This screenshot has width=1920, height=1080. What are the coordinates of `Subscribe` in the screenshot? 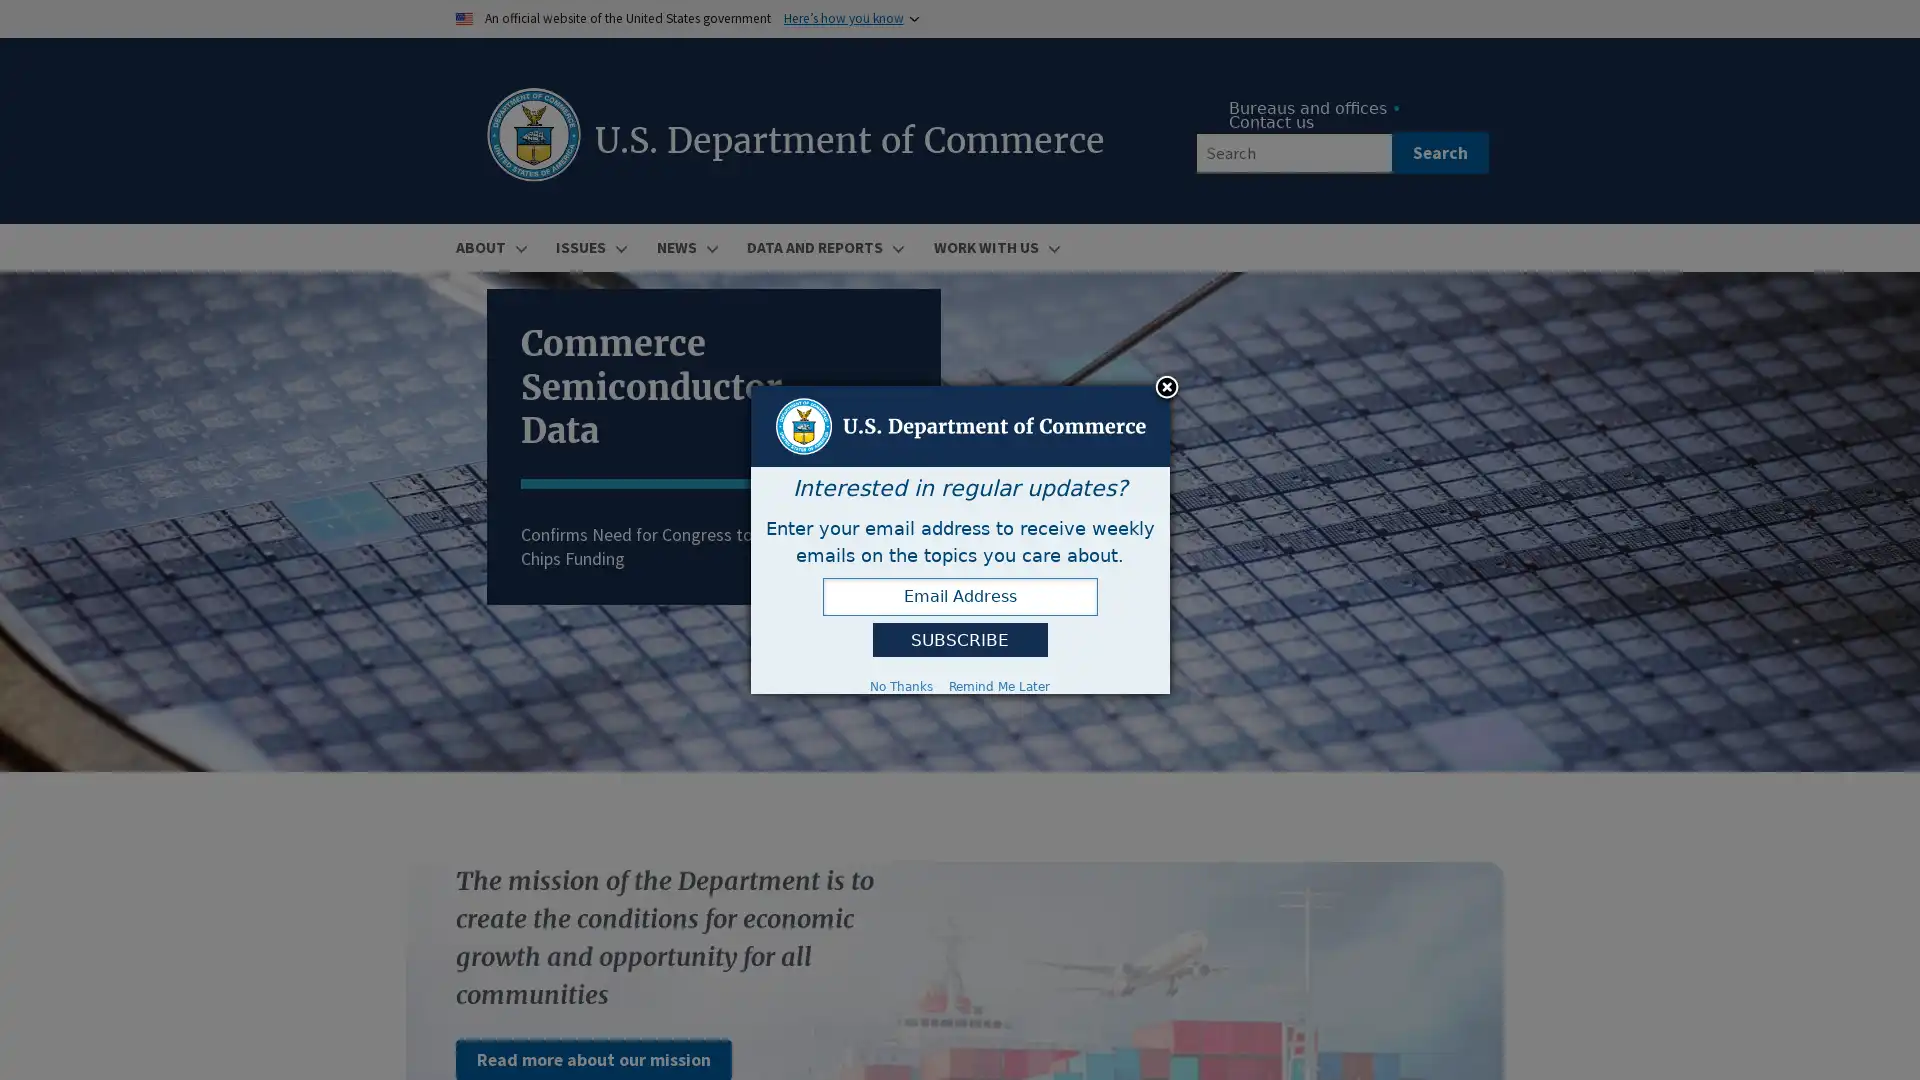 It's located at (958, 640).